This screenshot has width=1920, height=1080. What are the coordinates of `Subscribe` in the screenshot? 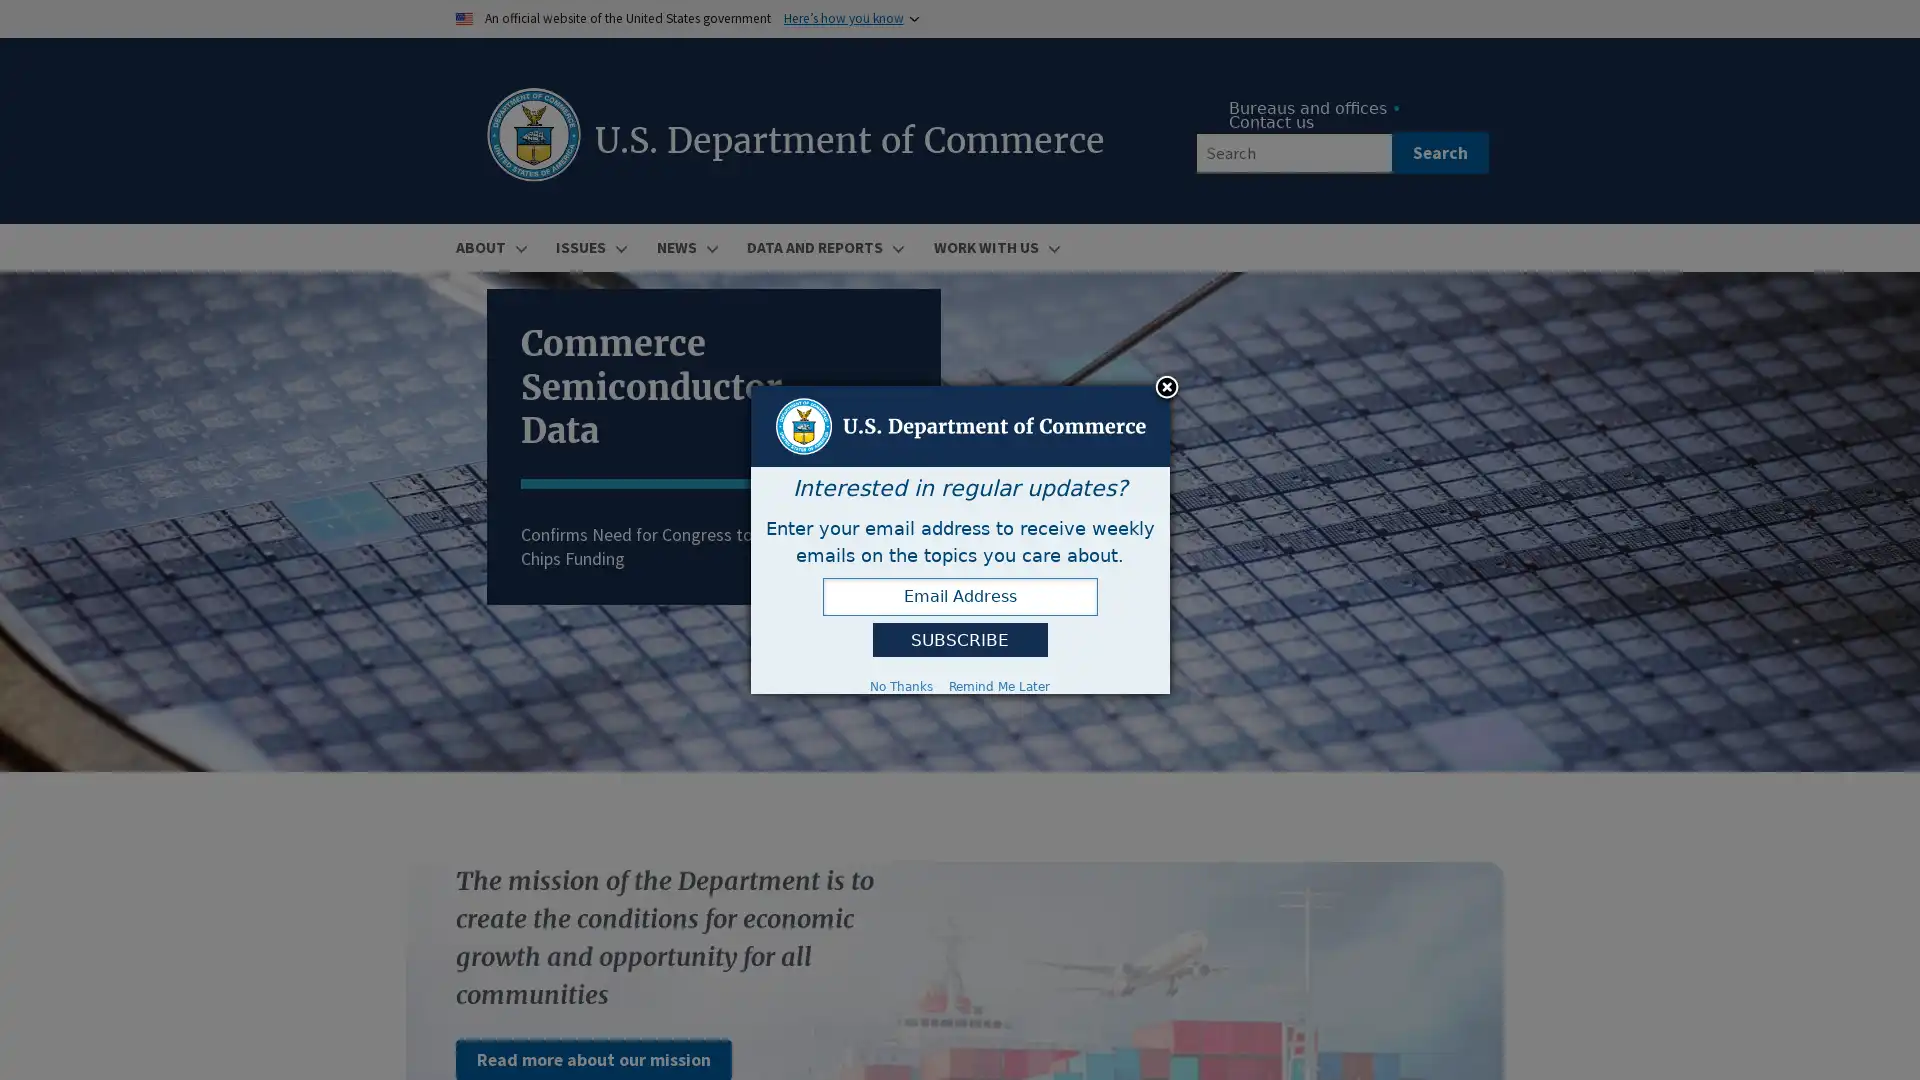 It's located at (958, 640).